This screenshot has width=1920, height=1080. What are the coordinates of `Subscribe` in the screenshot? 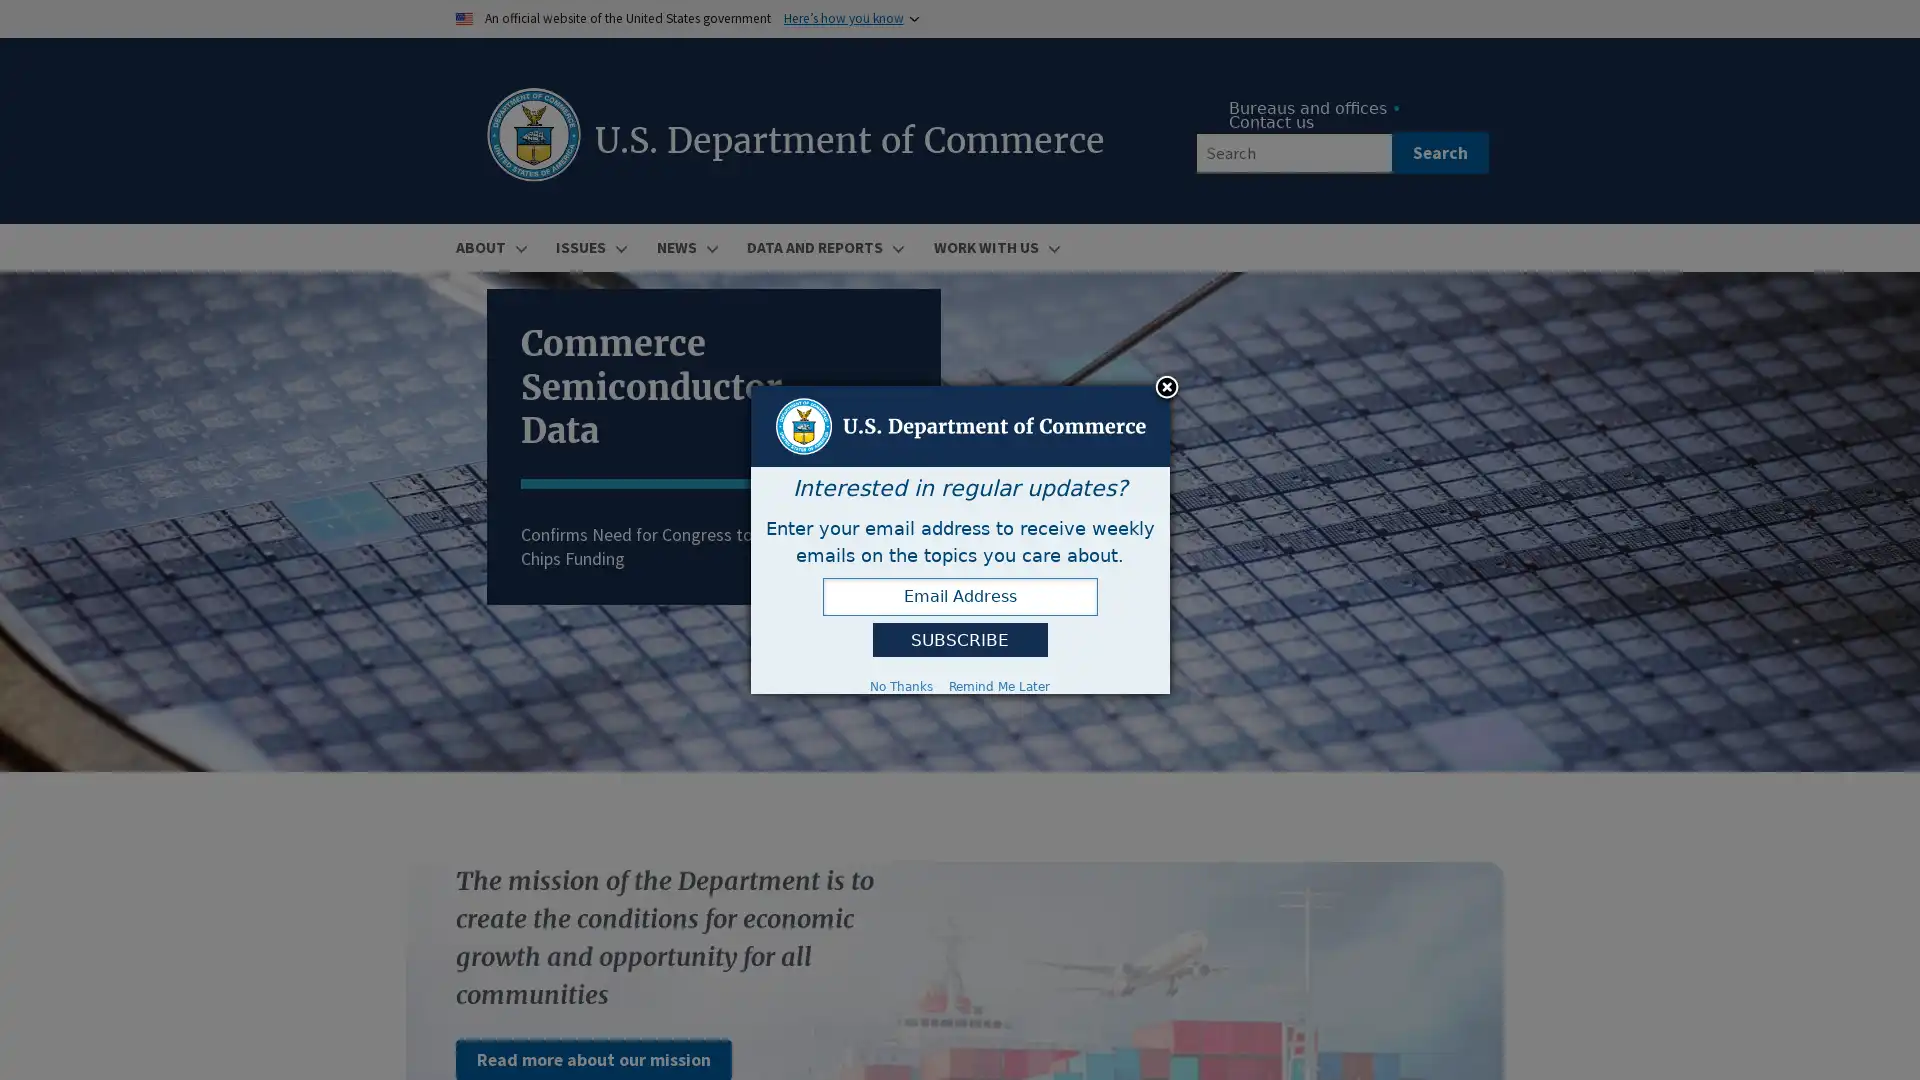 It's located at (958, 640).